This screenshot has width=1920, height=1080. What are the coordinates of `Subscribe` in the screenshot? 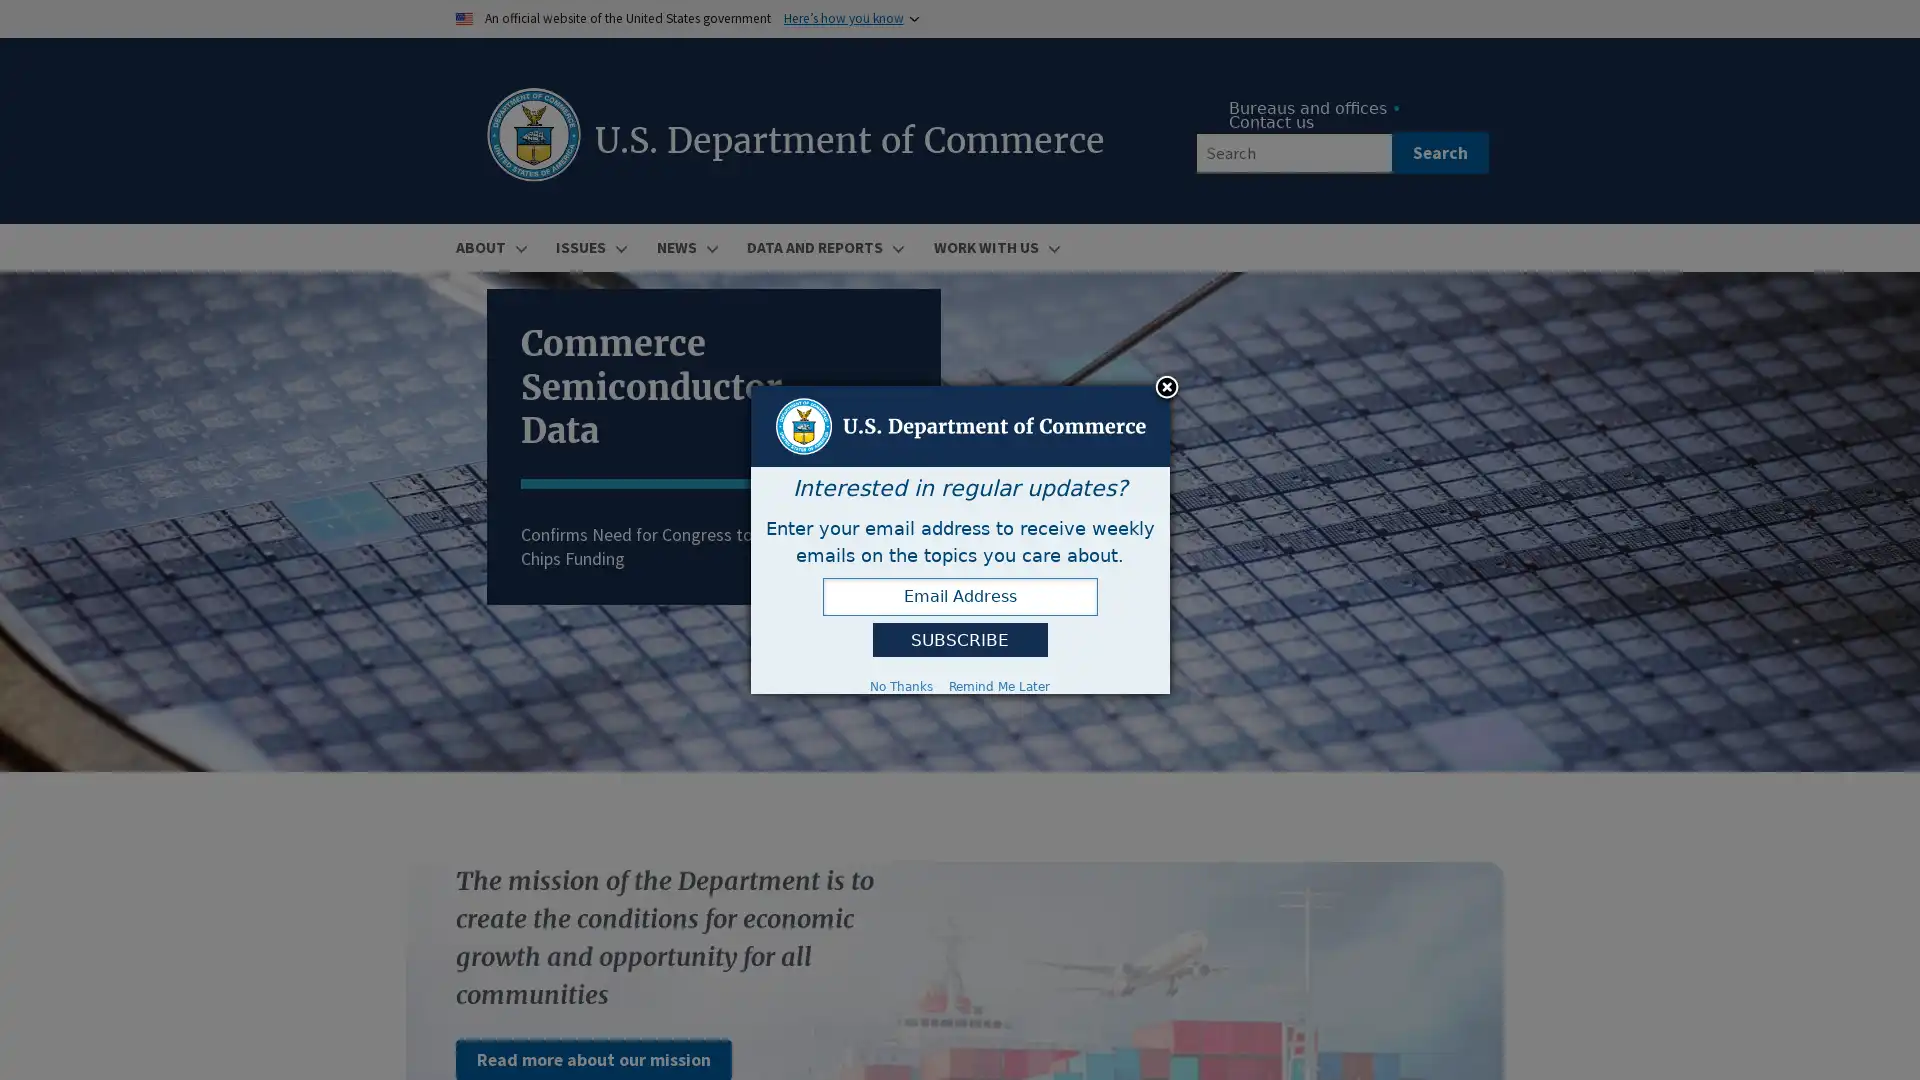 It's located at (958, 640).